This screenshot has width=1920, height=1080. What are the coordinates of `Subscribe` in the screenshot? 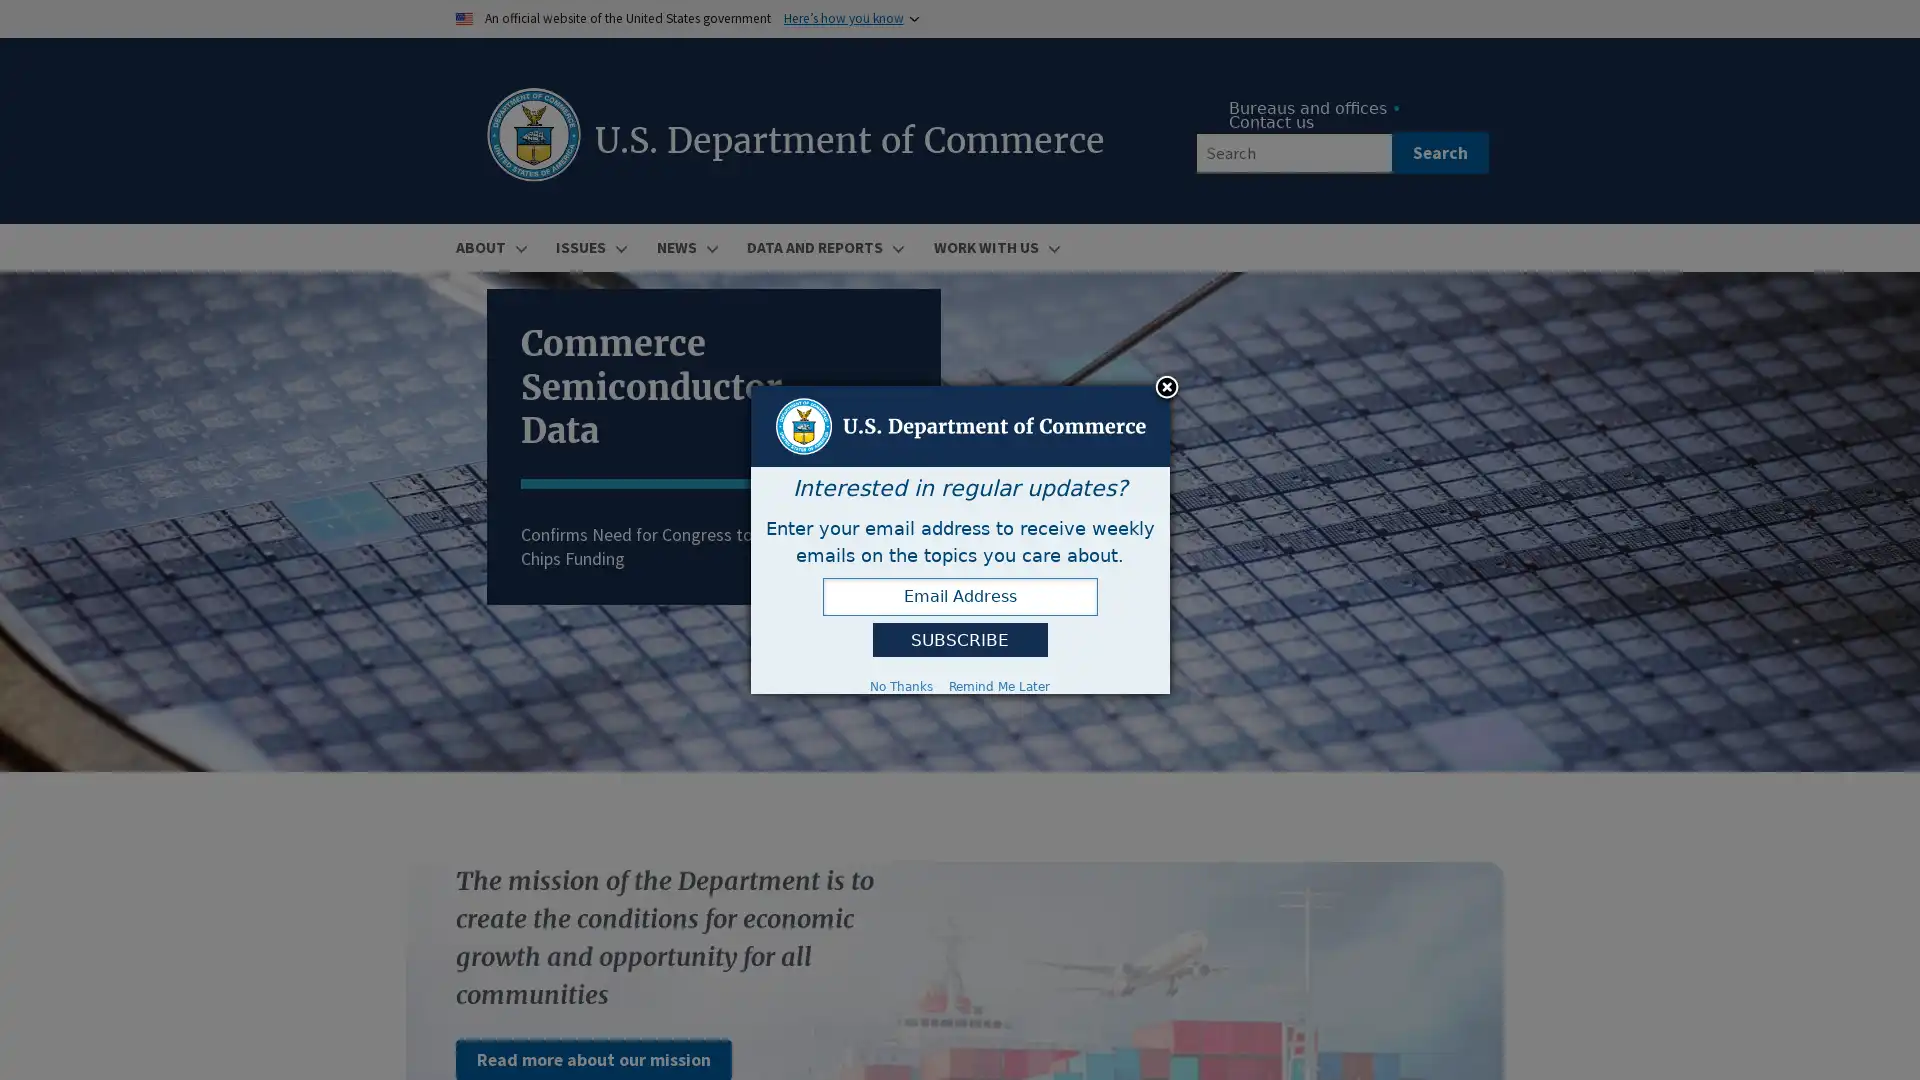 It's located at (958, 640).